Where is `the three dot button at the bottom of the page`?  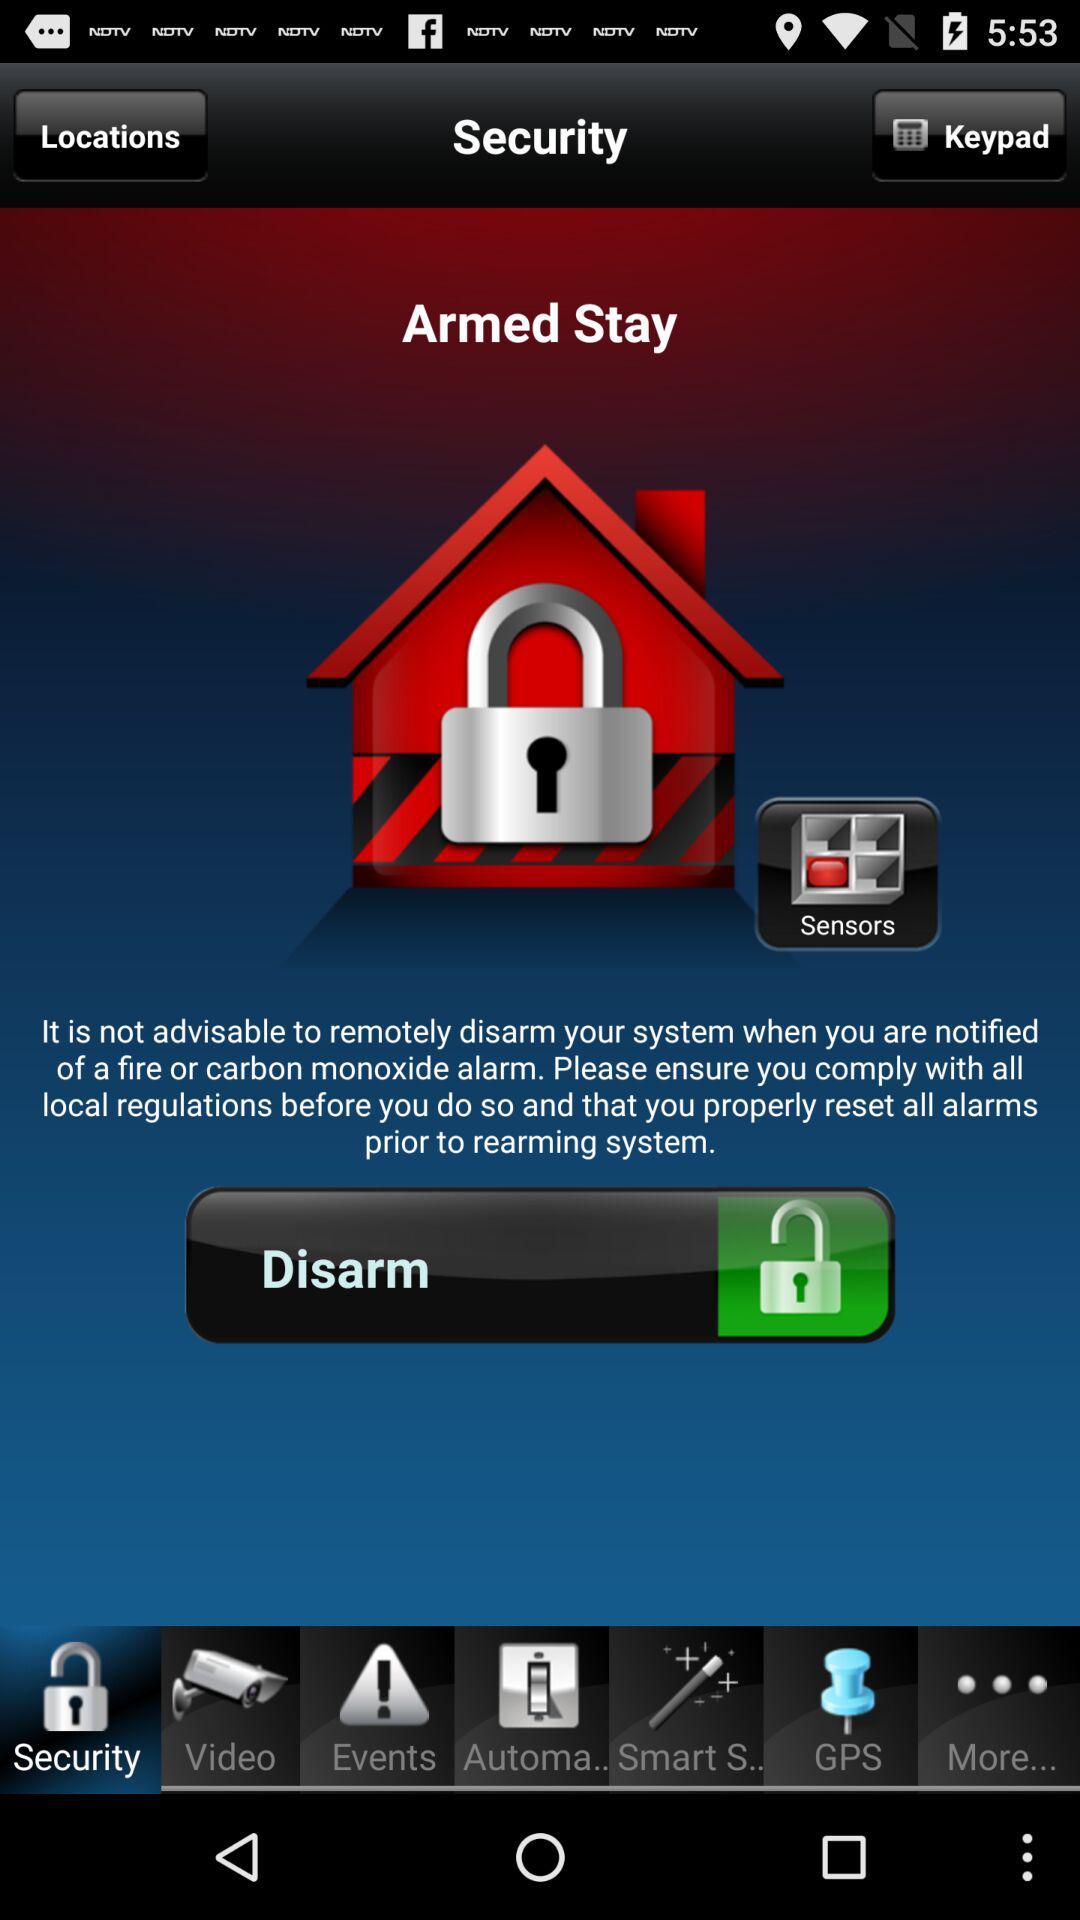
the three dot button at the bottom of the page is located at coordinates (1002, 1685).